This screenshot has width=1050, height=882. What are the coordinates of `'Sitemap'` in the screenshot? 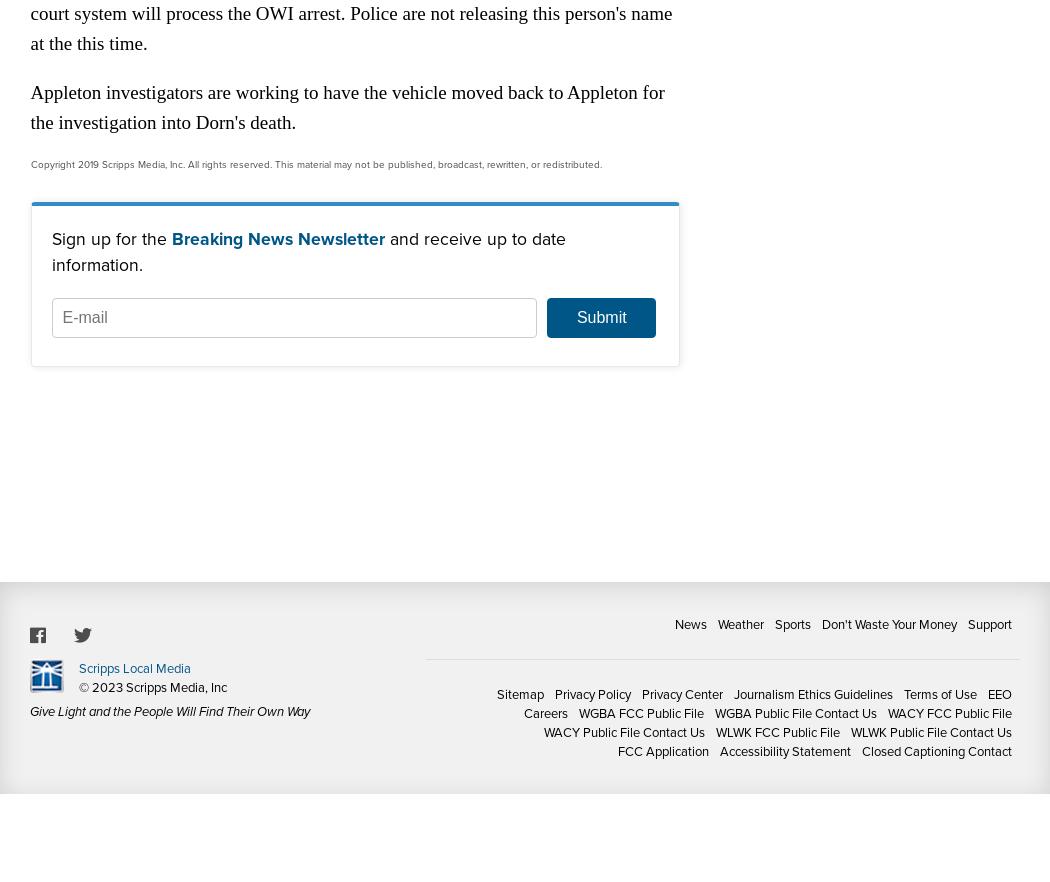 It's located at (519, 694).